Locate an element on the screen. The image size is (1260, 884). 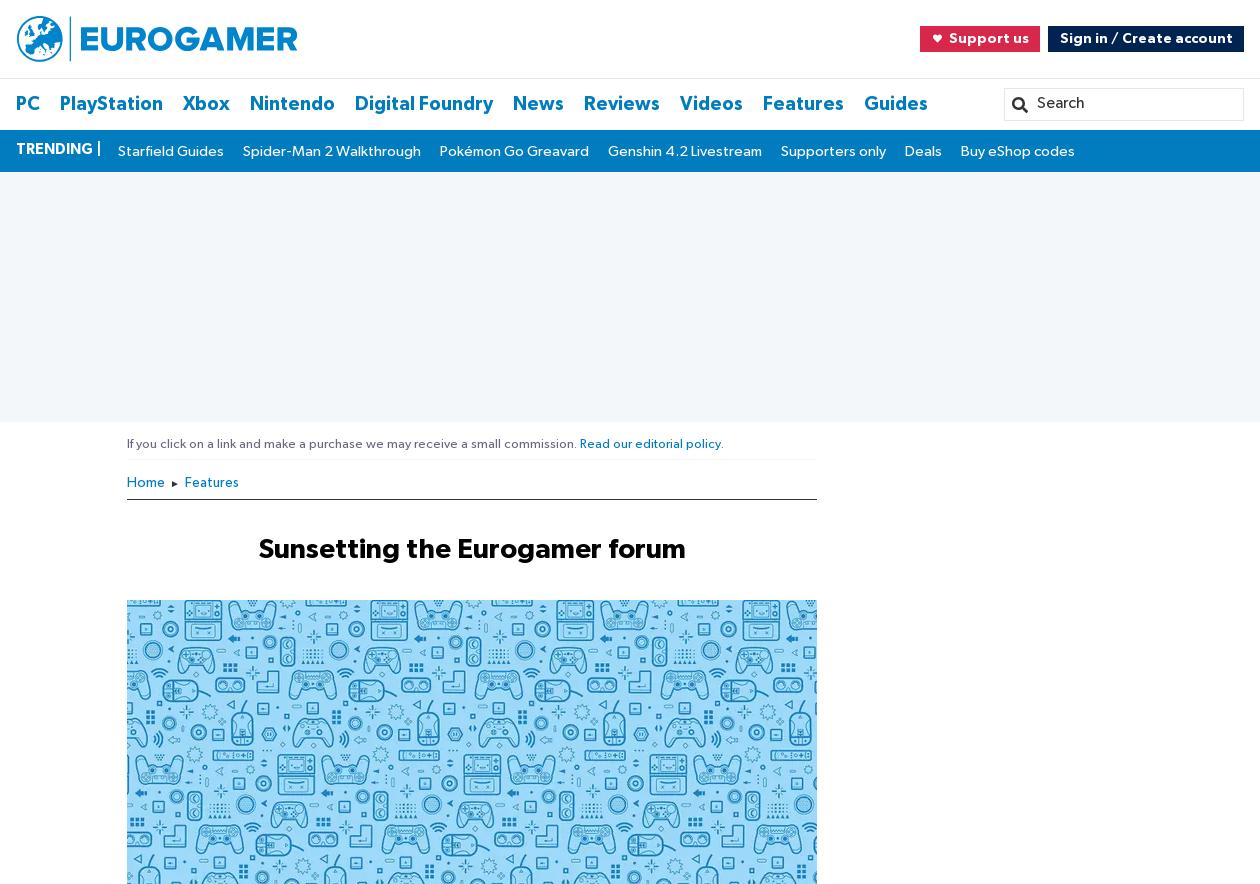
'Sign in with Google' is located at coordinates (281, 458).